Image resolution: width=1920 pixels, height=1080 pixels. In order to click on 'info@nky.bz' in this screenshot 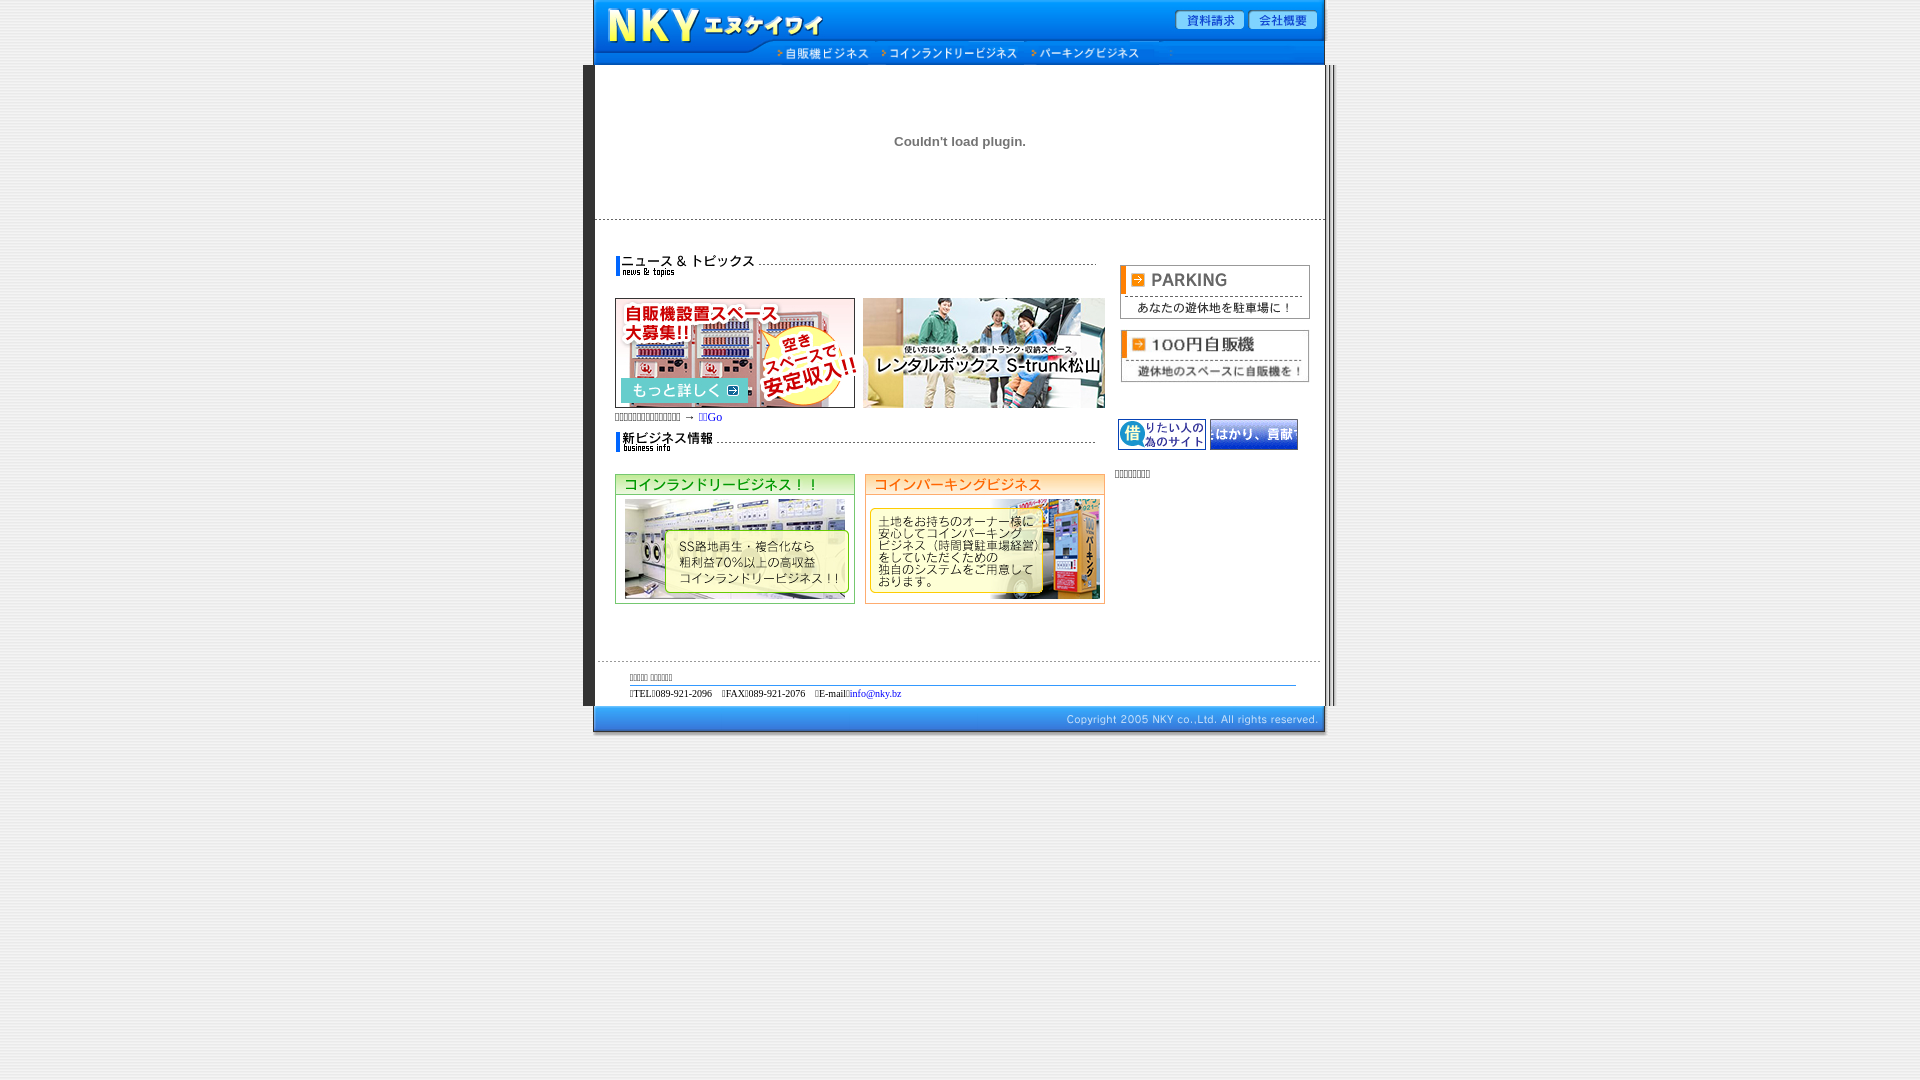, I will do `click(875, 692)`.